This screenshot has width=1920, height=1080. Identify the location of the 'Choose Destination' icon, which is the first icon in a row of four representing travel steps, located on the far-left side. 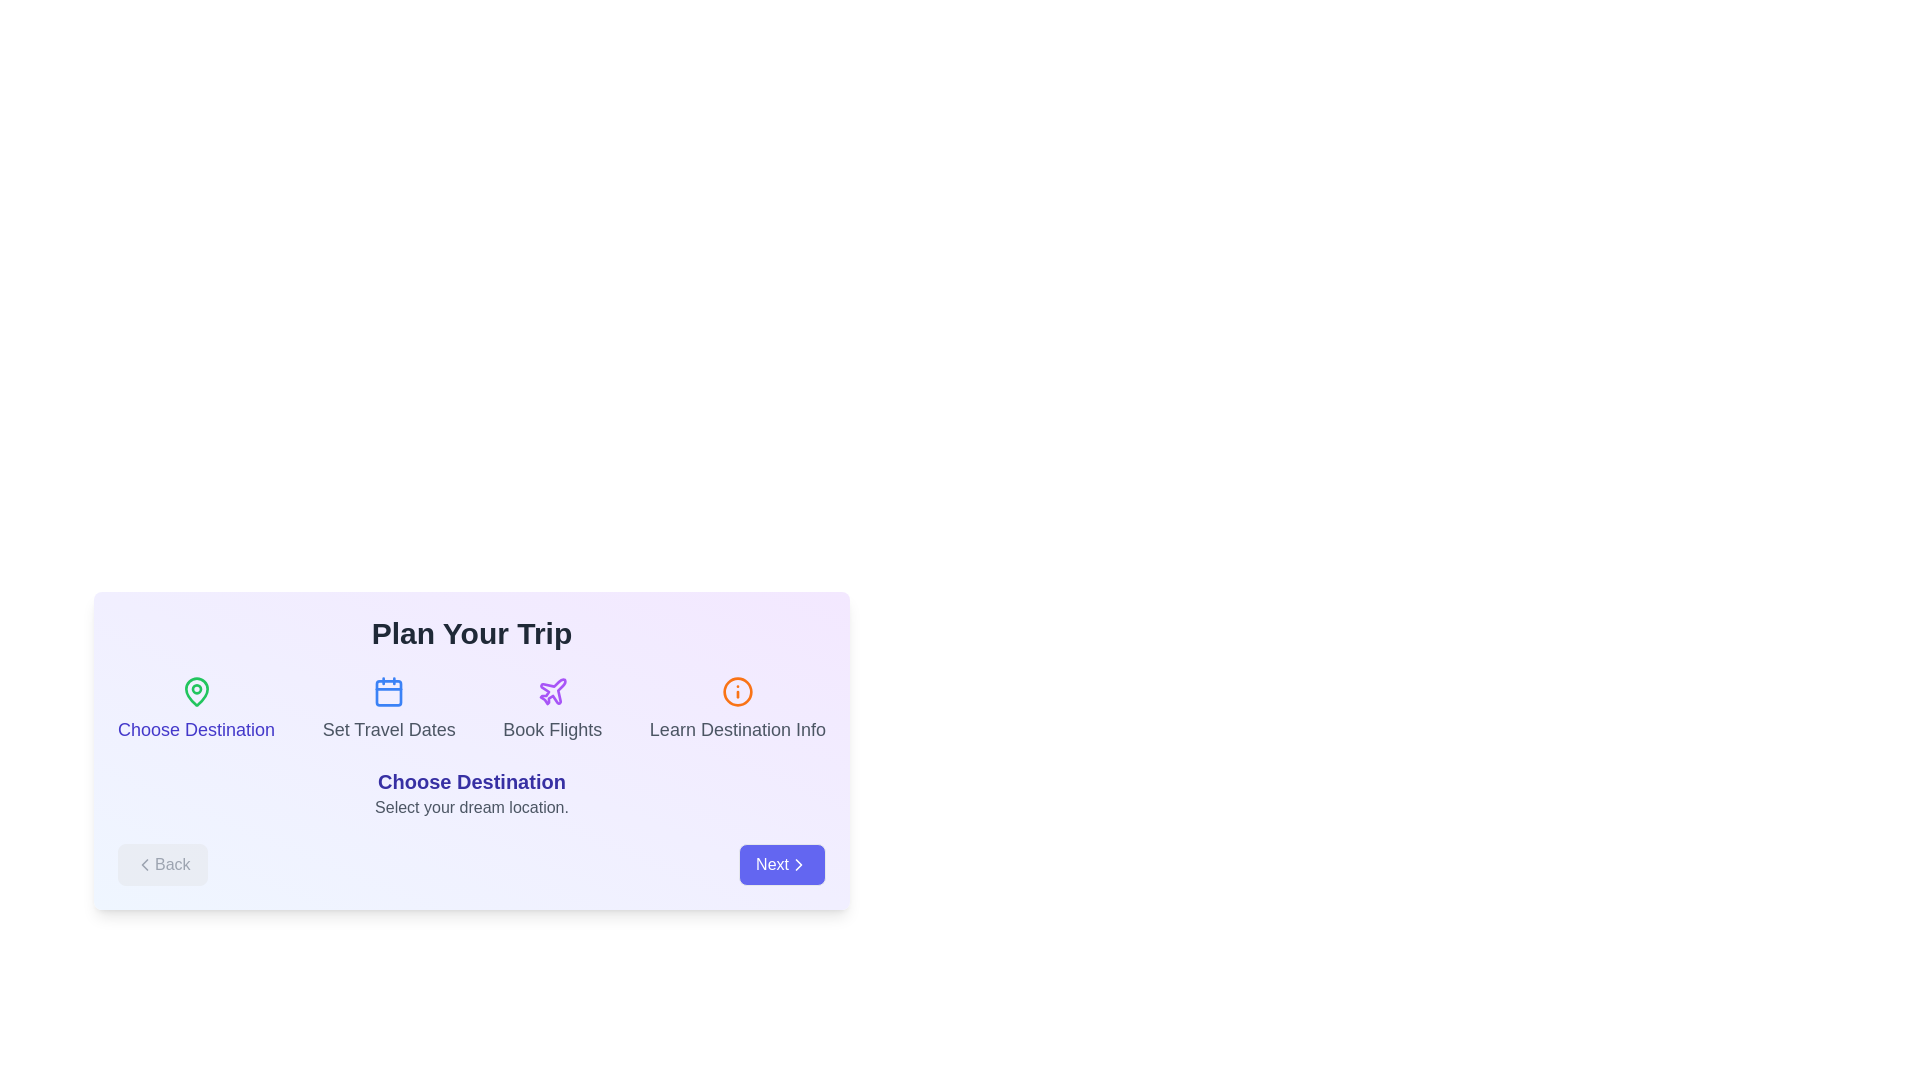
(196, 690).